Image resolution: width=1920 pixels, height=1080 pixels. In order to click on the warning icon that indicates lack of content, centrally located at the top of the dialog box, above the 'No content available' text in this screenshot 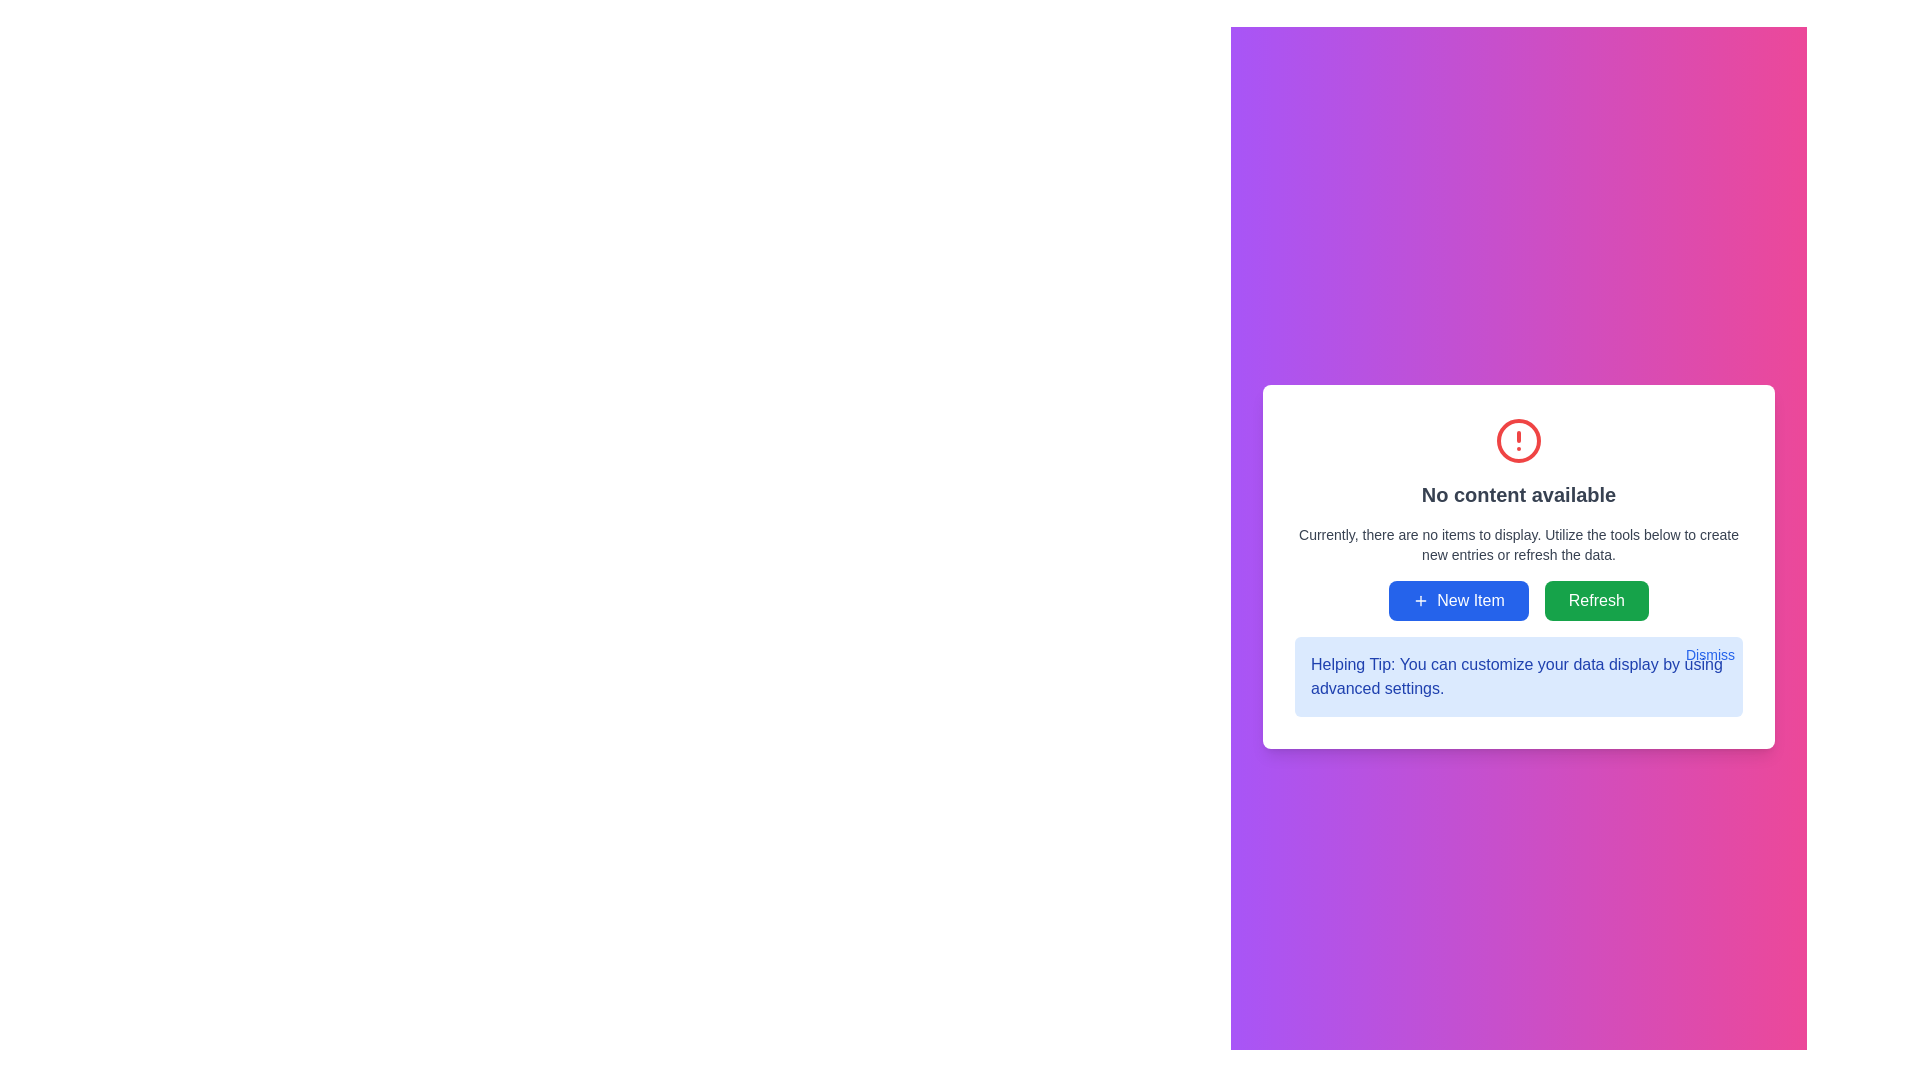, I will do `click(1518, 439)`.